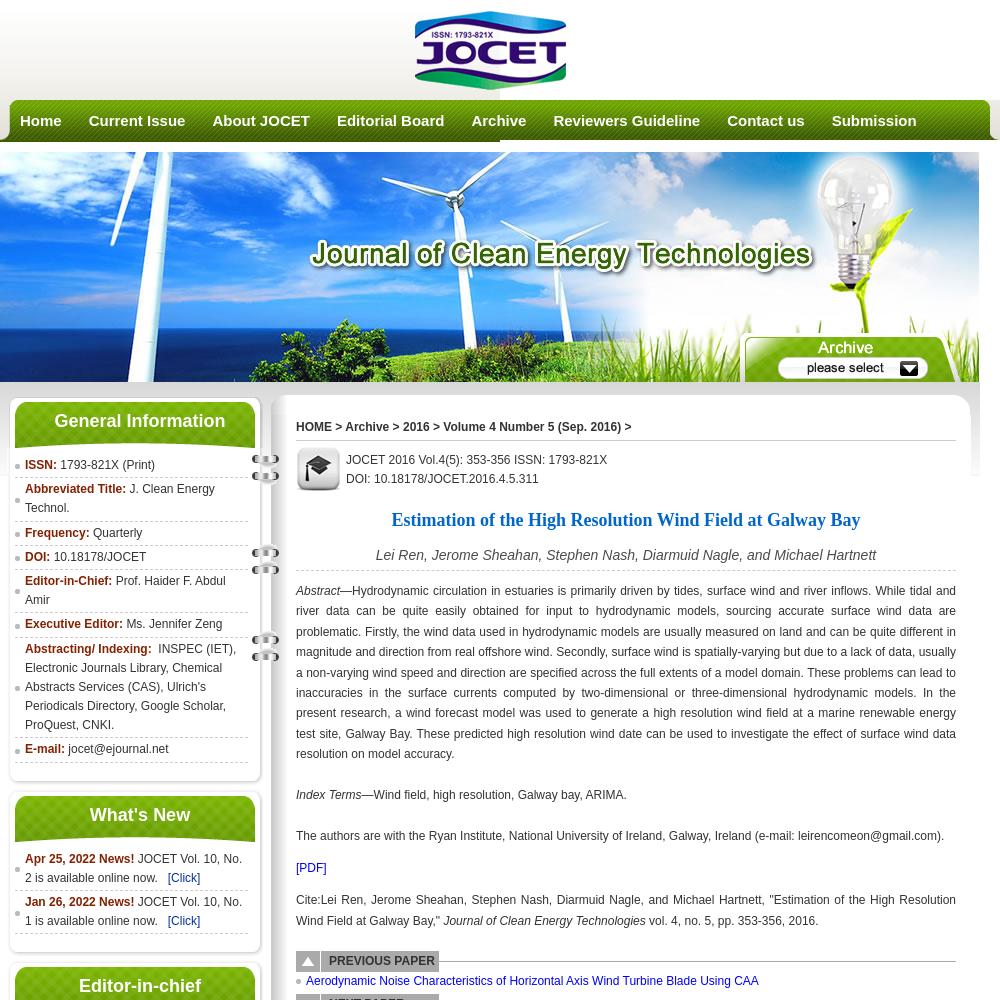 Image resolution: width=1000 pixels, height=1000 pixels. I want to click on 'What's New', so click(139, 813).